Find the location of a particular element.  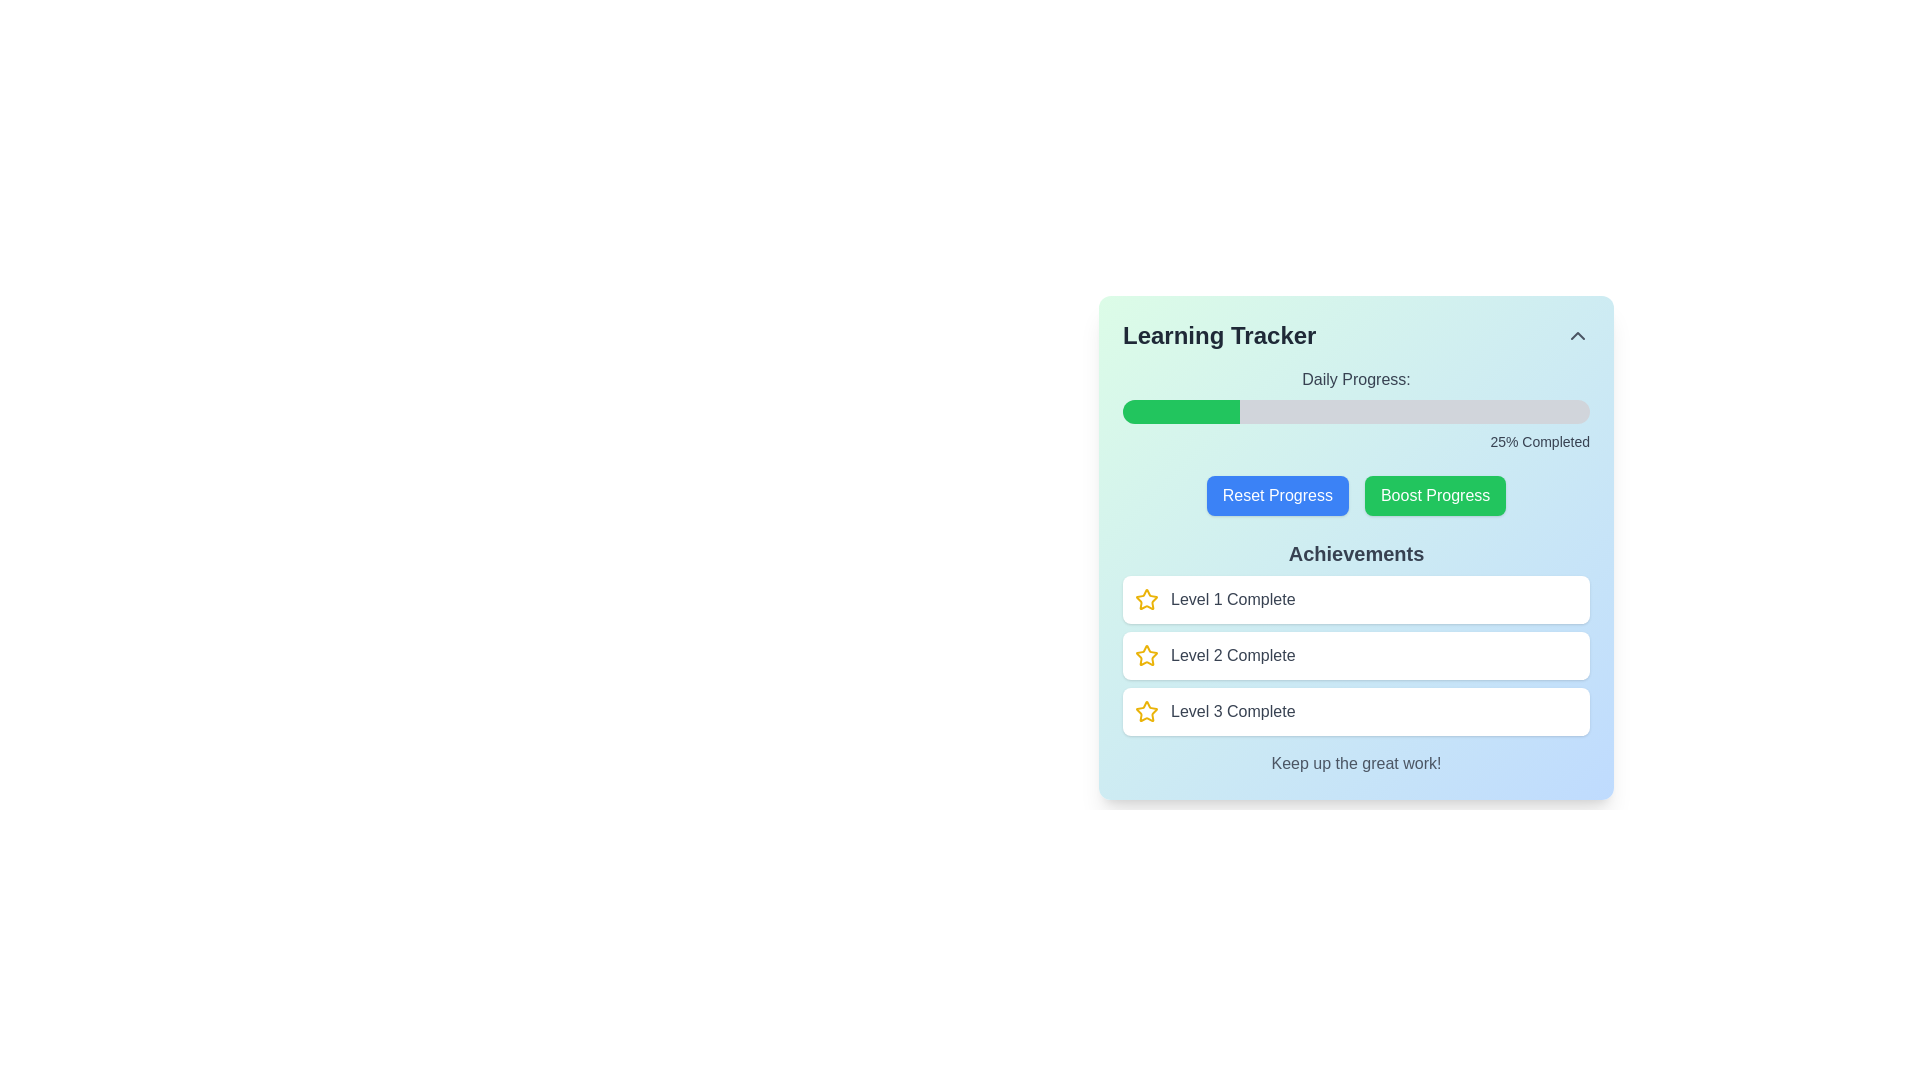

the text label indicating the achievements section, which serves as a heading for the content below is located at coordinates (1356, 554).